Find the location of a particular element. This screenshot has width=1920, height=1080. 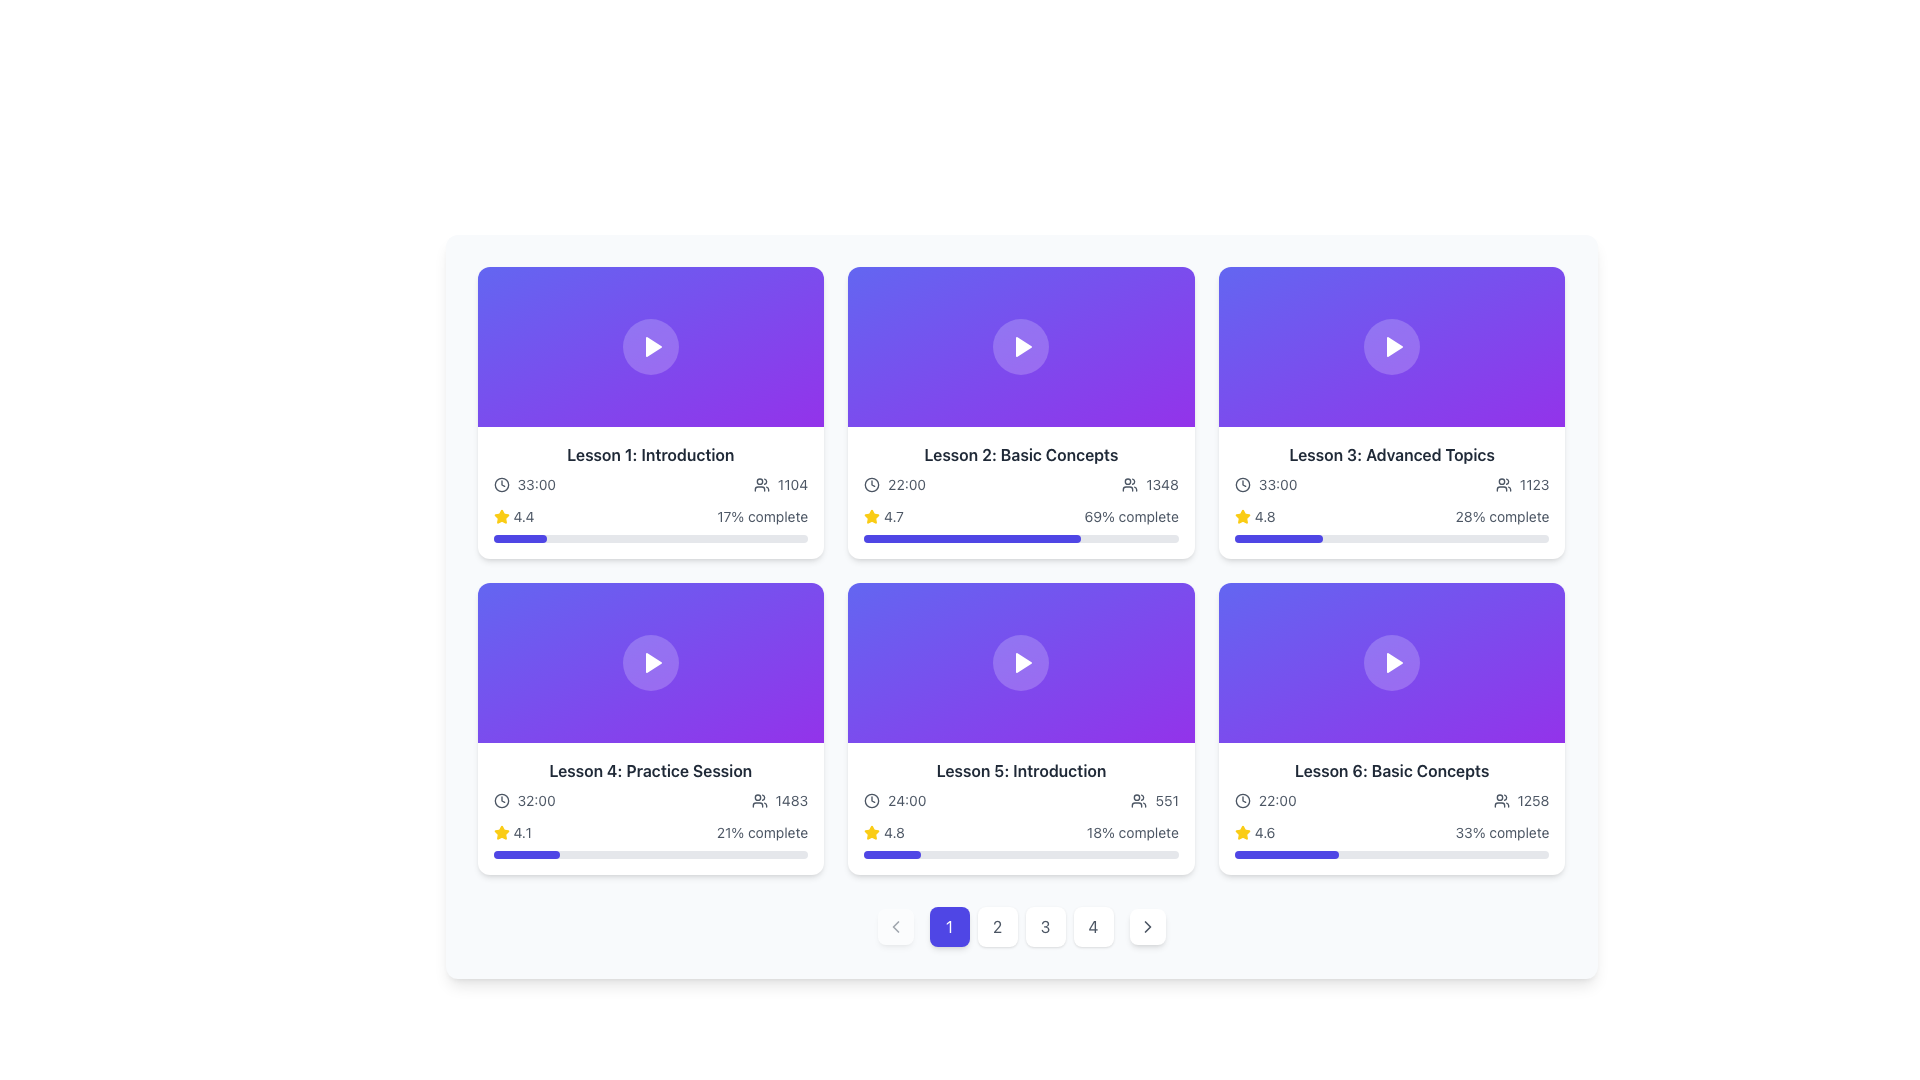

the first Lesson Card in the grid layout located in the top-left corner is located at coordinates (650, 411).